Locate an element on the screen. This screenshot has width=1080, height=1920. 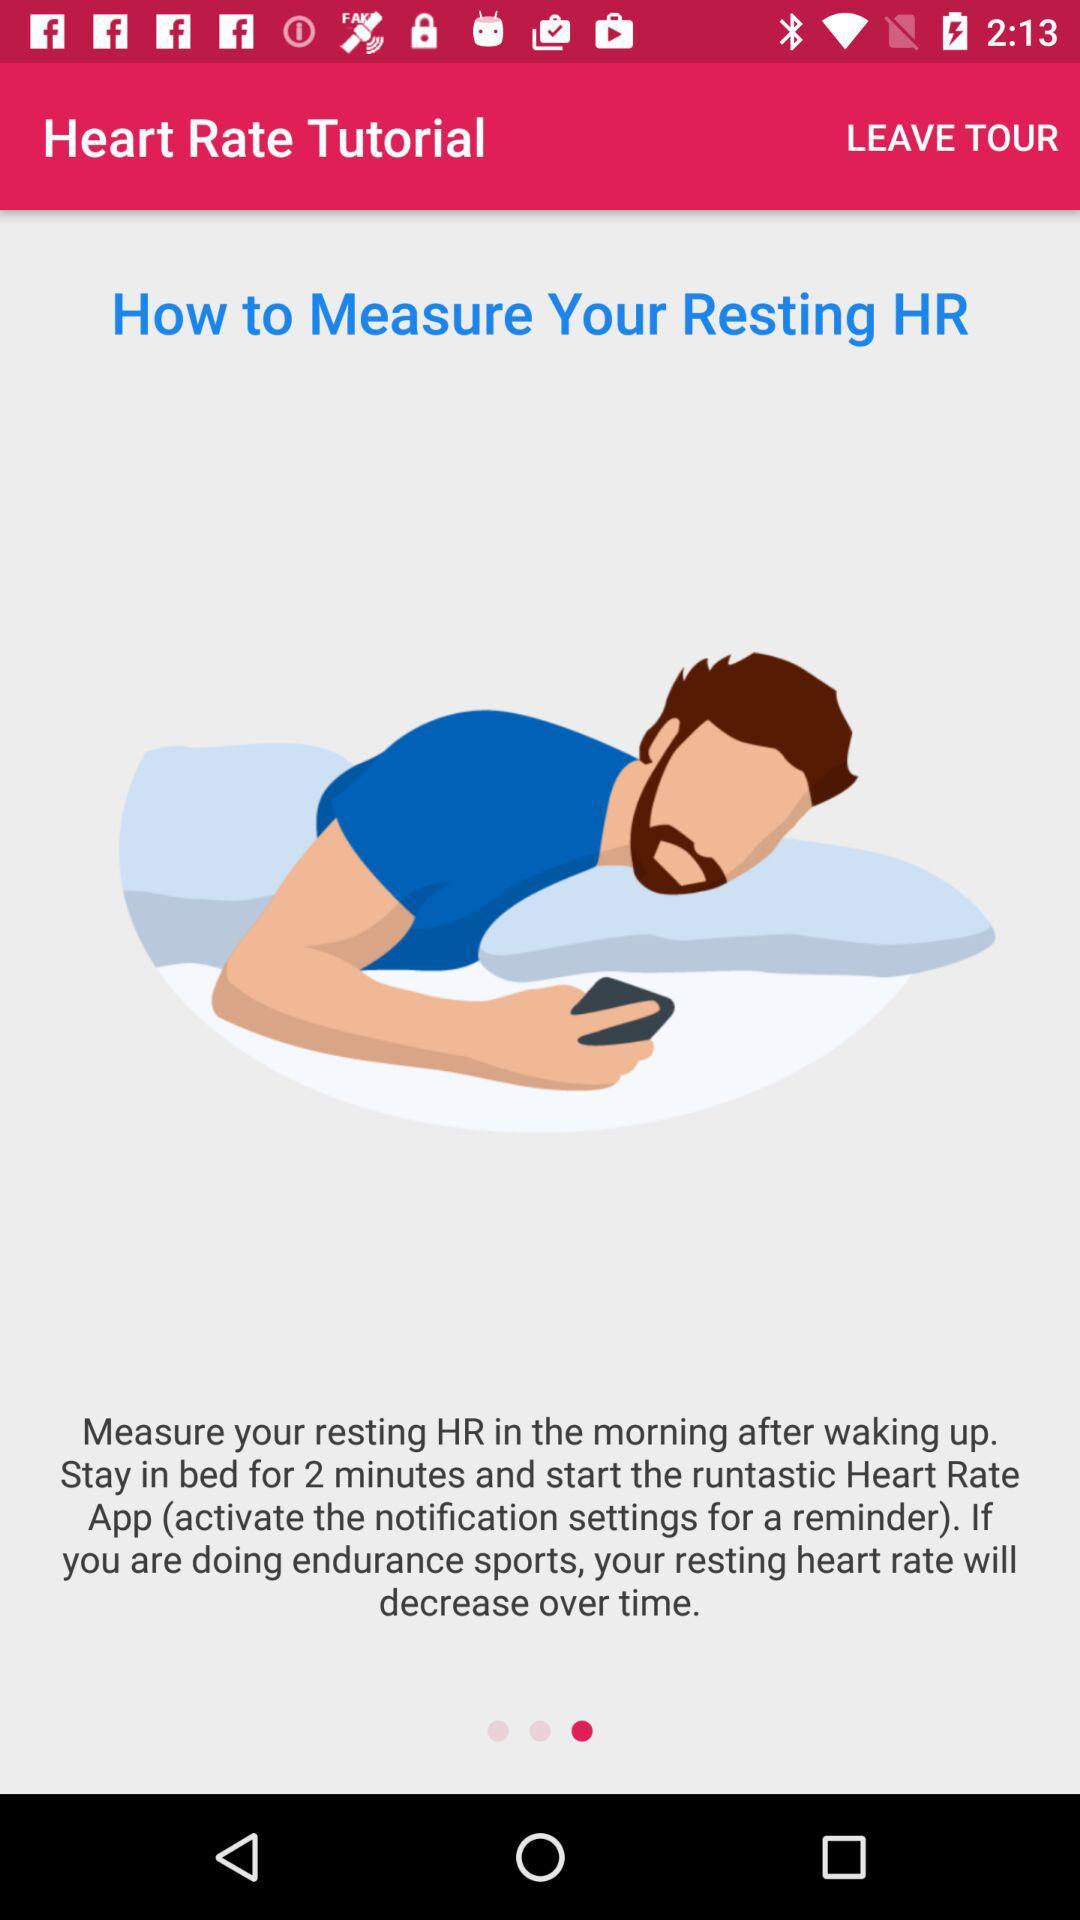
the item to the right of the heart rate tutorial item is located at coordinates (951, 135).